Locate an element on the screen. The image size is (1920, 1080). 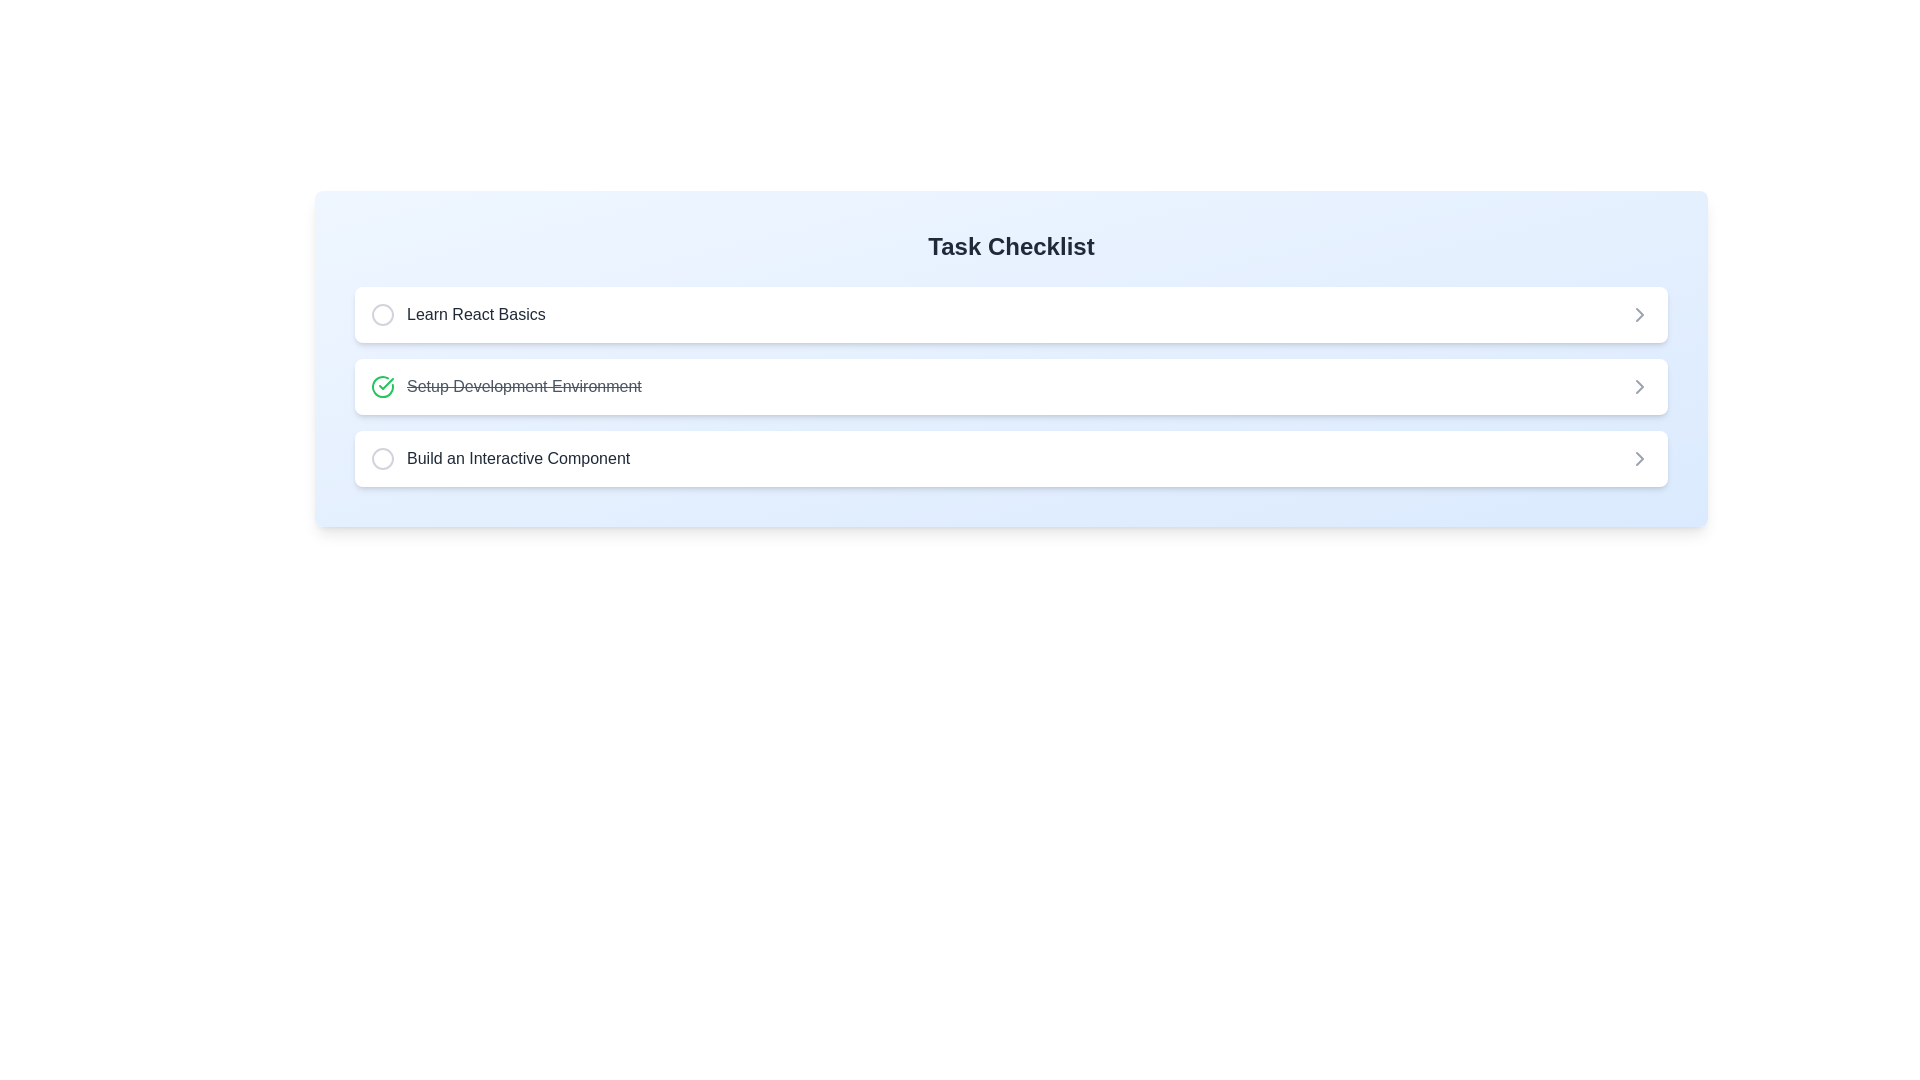
the gray circular element with a diameter of 20 pixels located beside the text 'Learn React Basics' in the 'Task Checklist' is located at coordinates (383, 315).